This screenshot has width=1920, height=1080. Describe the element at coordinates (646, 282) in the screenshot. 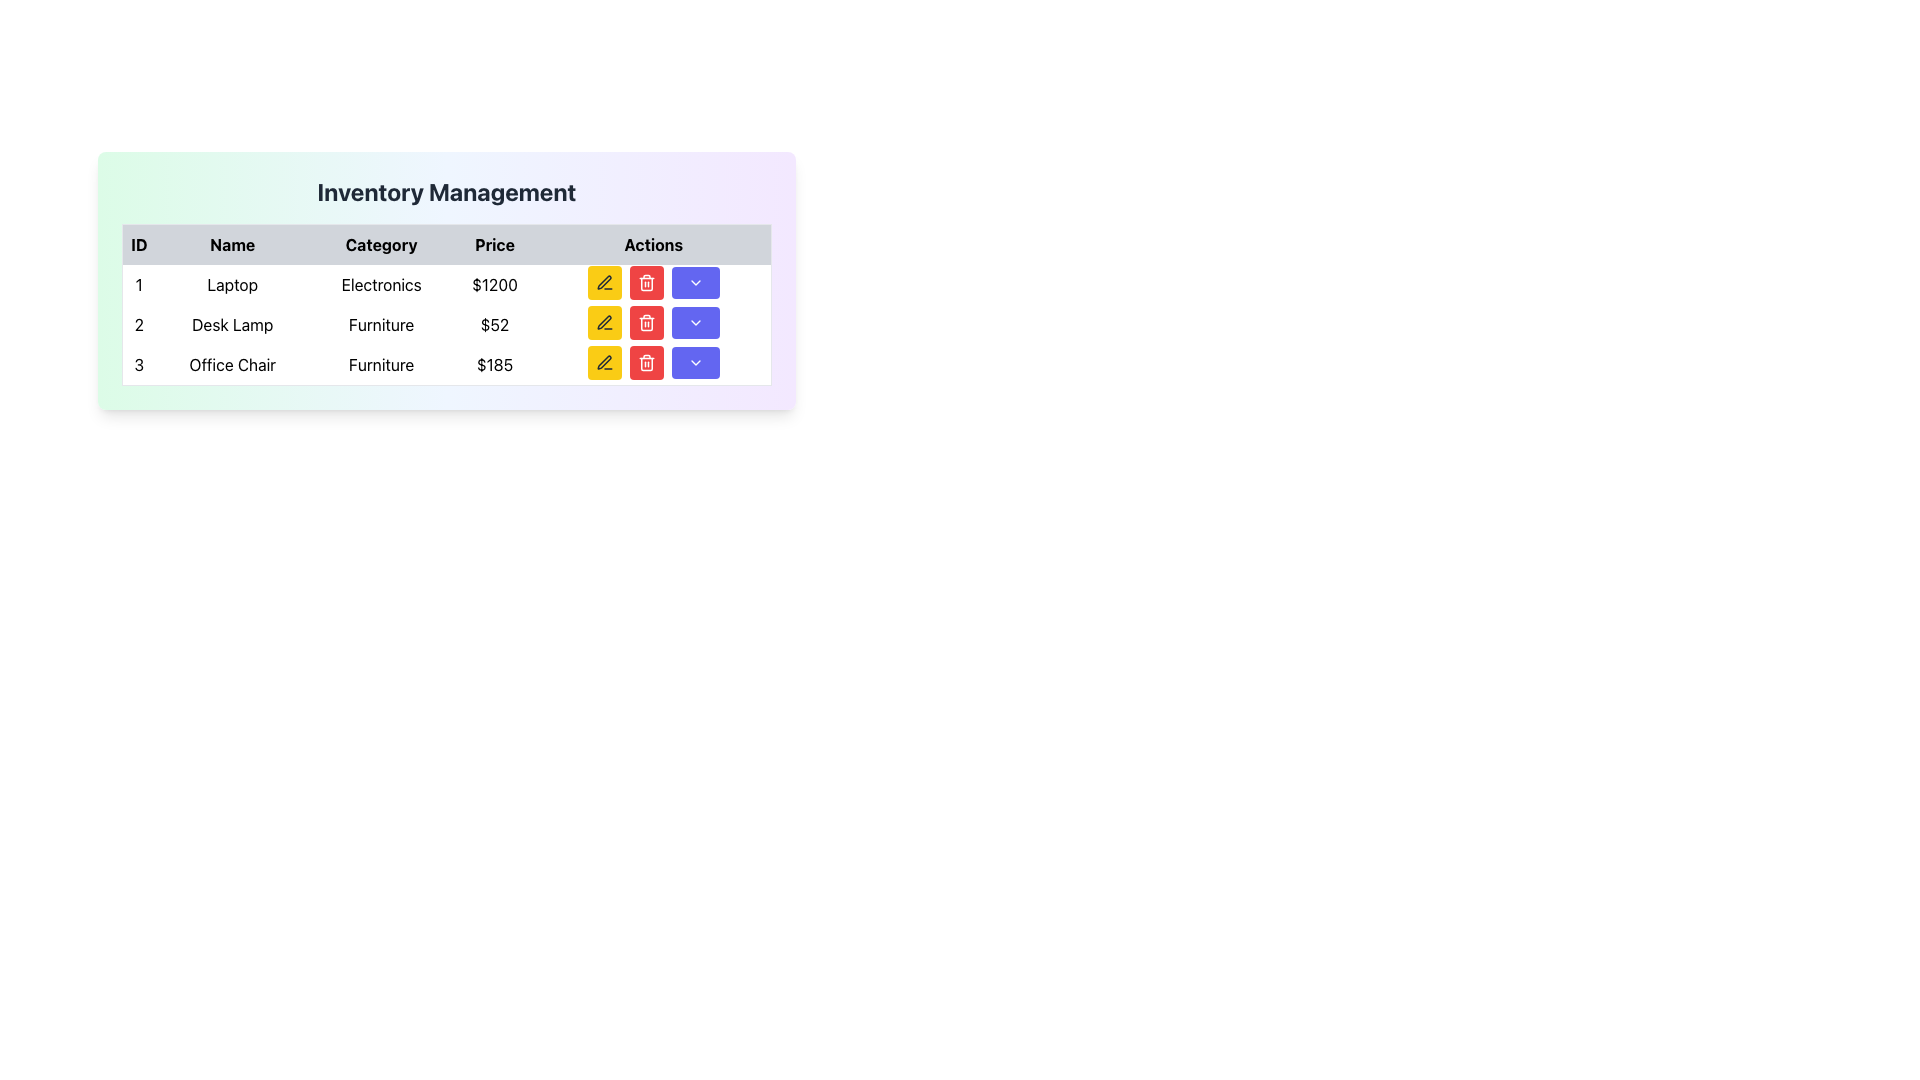

I see `the trash can icon button with a red square background located in the Actions column of the table` at that location.